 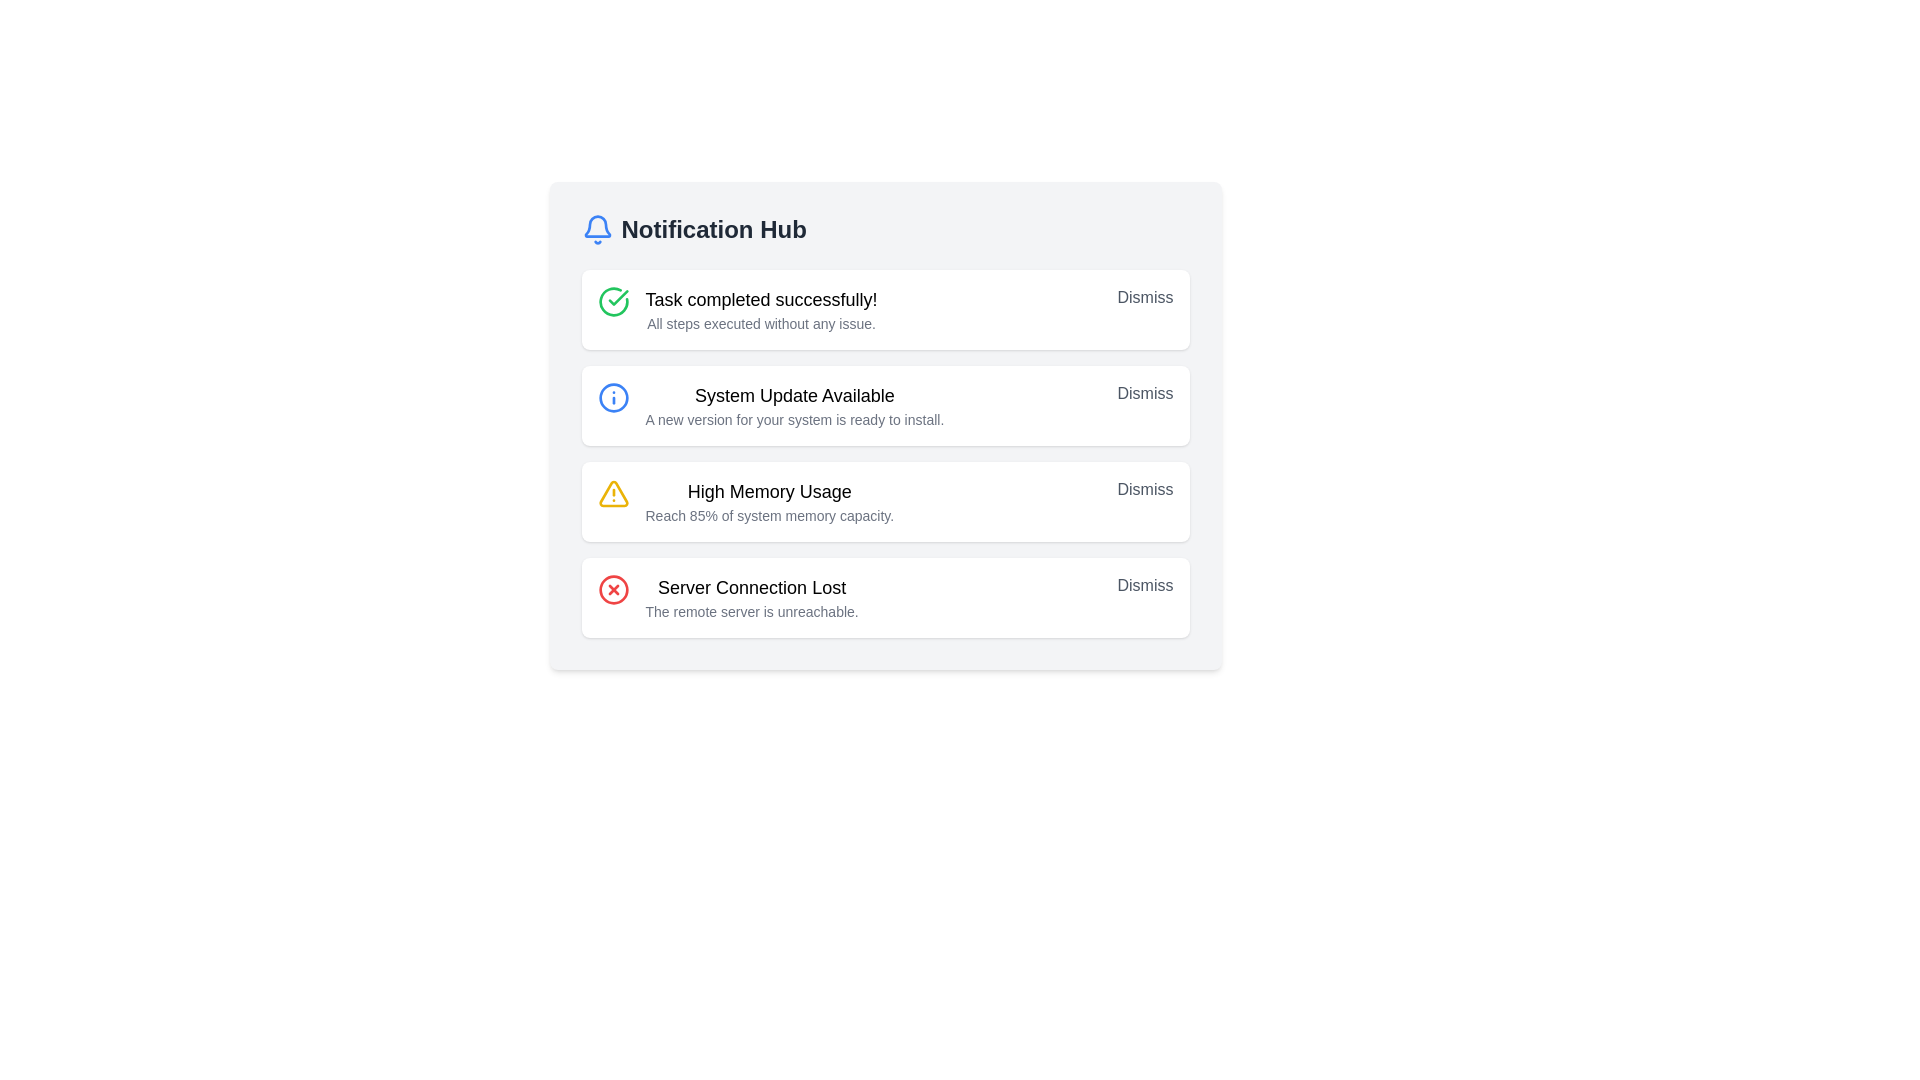 What do you see at coordinates (1145, 489) in the screenshot?
I see `the 'Dismiss' button, which is styled in gray and located in the notification block for 'High Memory Usage'` at bounding box center [1145, 489].